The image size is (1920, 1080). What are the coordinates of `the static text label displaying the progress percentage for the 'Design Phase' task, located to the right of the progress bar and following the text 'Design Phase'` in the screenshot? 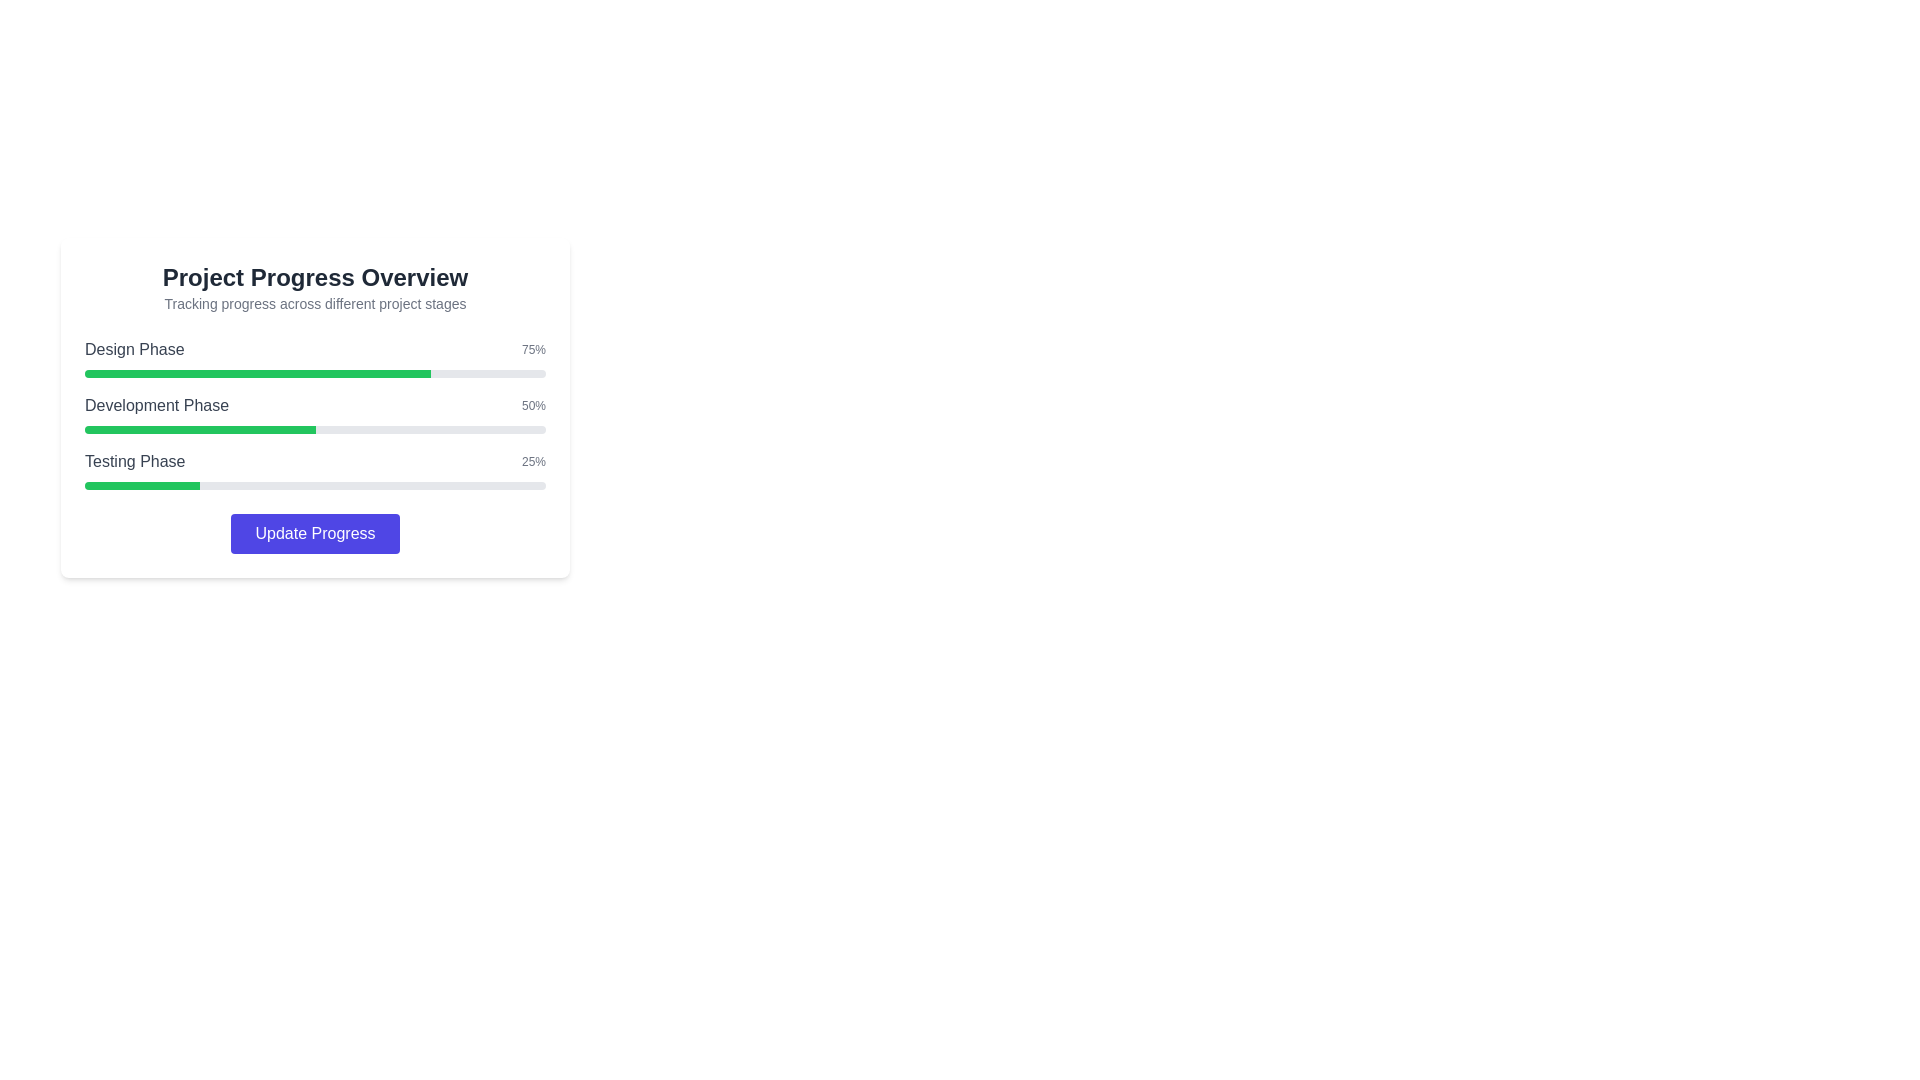 It's located at (533, 349).